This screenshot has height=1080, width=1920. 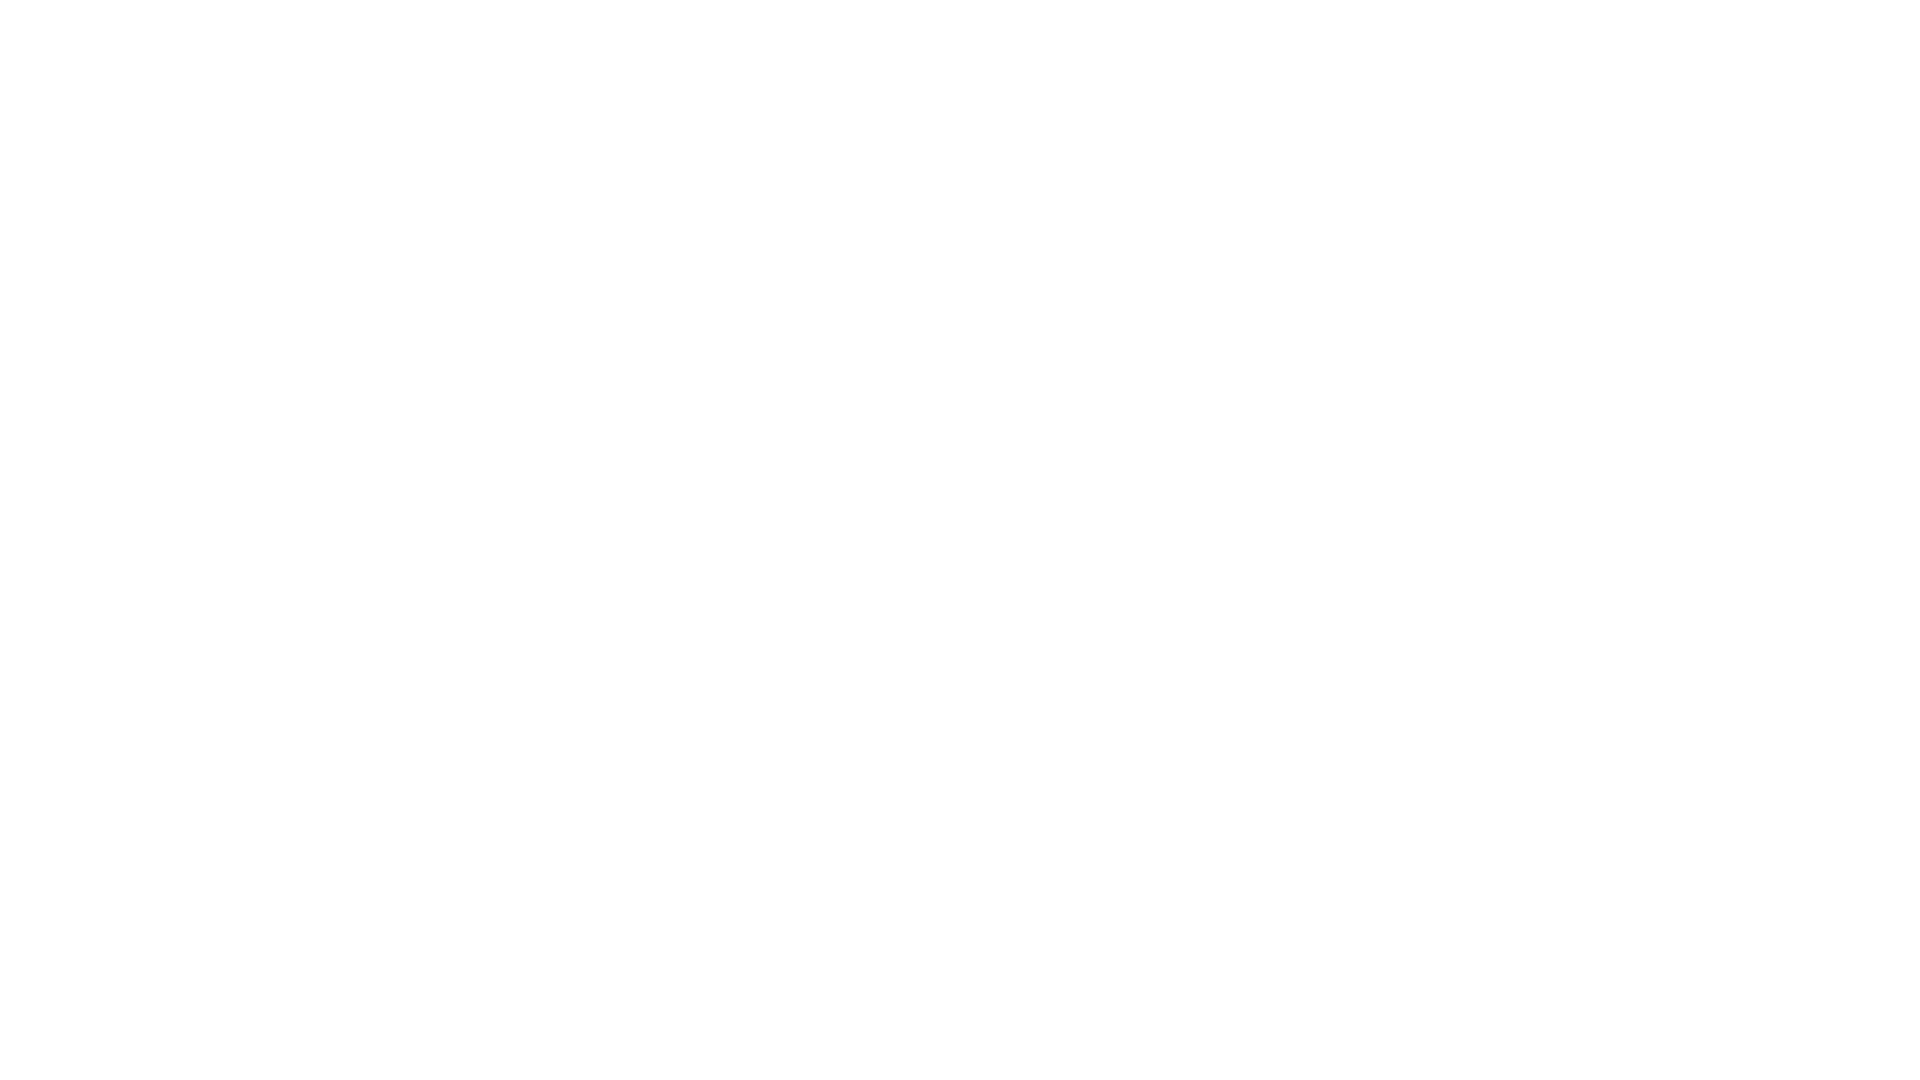 What do you see at coordinates (1650, 244) in the screenshot?
I see `Thi Hieu Nguyen` at bounding box center [1650, 244].